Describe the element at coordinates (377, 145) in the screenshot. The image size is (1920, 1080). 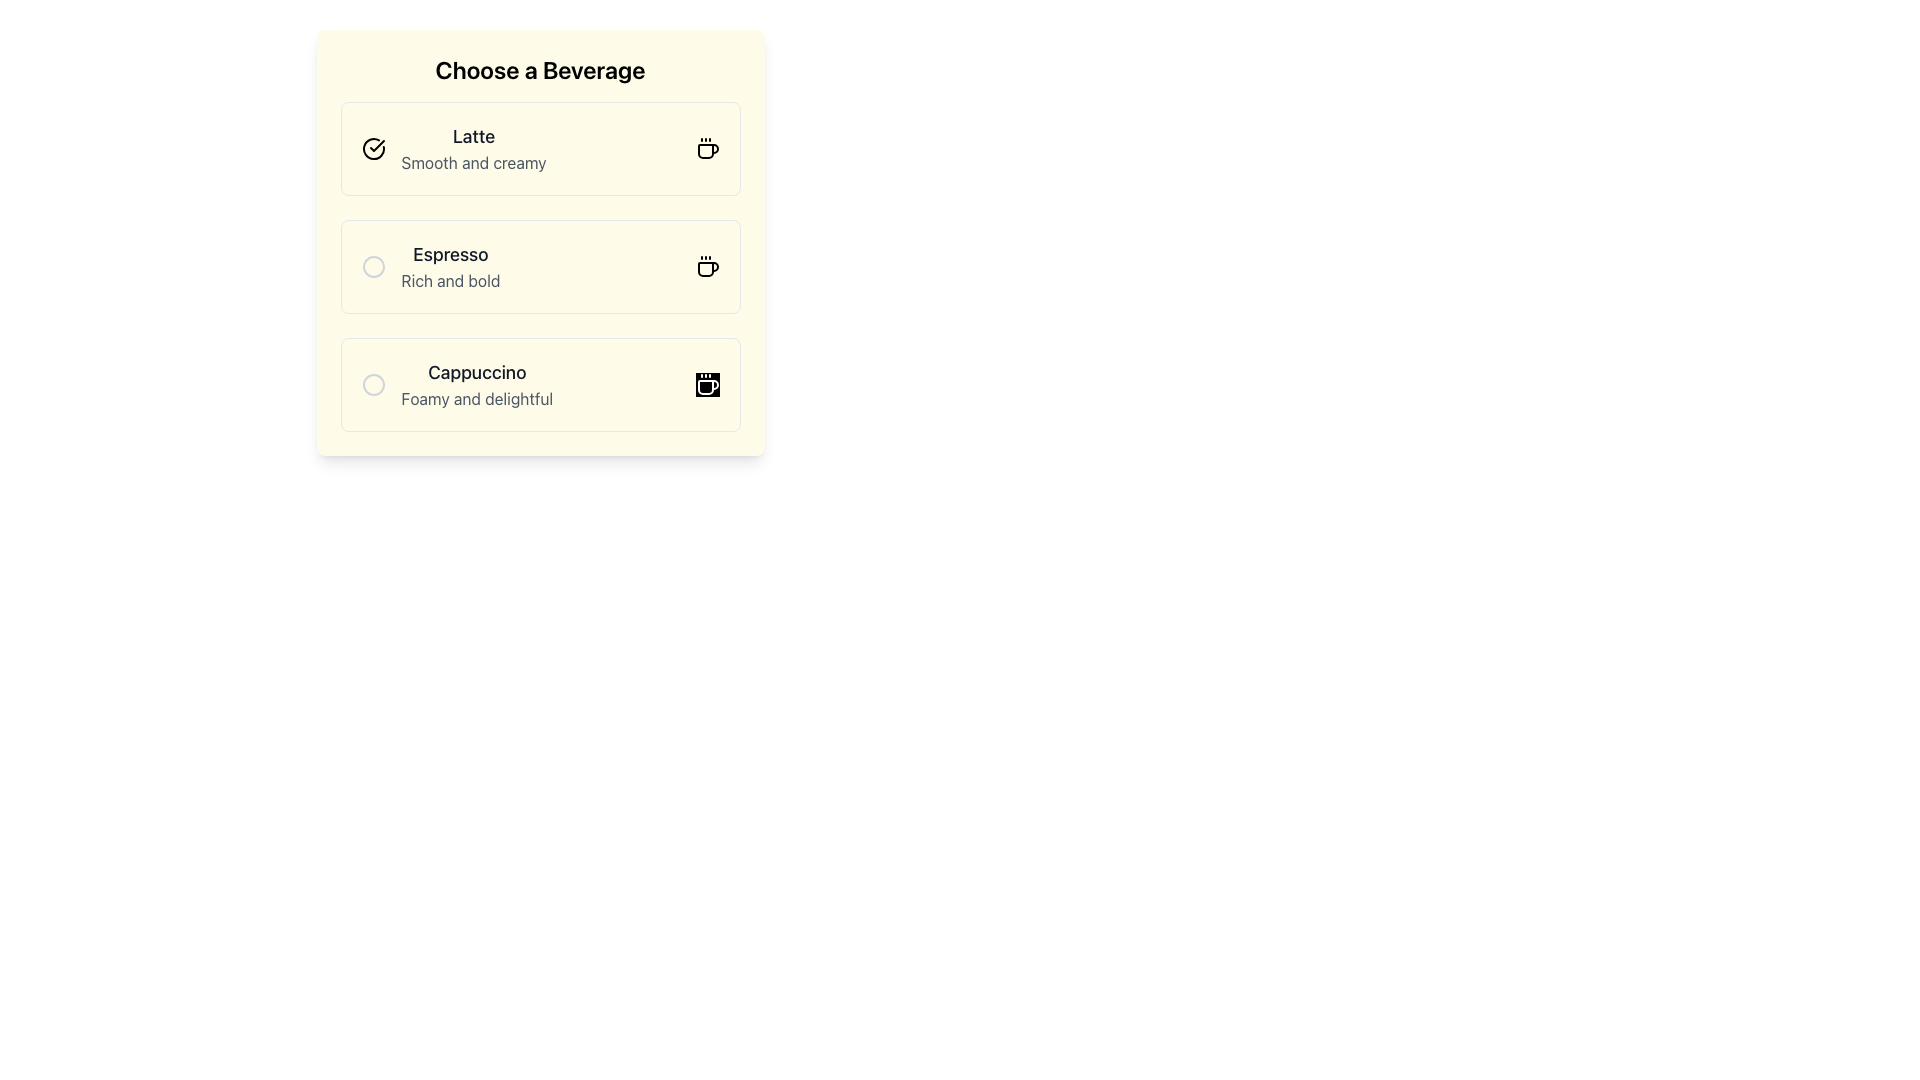
I see `the SVG graphic indicating the selection of the 'Latte' option, located slightly to the left of the 'Latte' label text` at that location.